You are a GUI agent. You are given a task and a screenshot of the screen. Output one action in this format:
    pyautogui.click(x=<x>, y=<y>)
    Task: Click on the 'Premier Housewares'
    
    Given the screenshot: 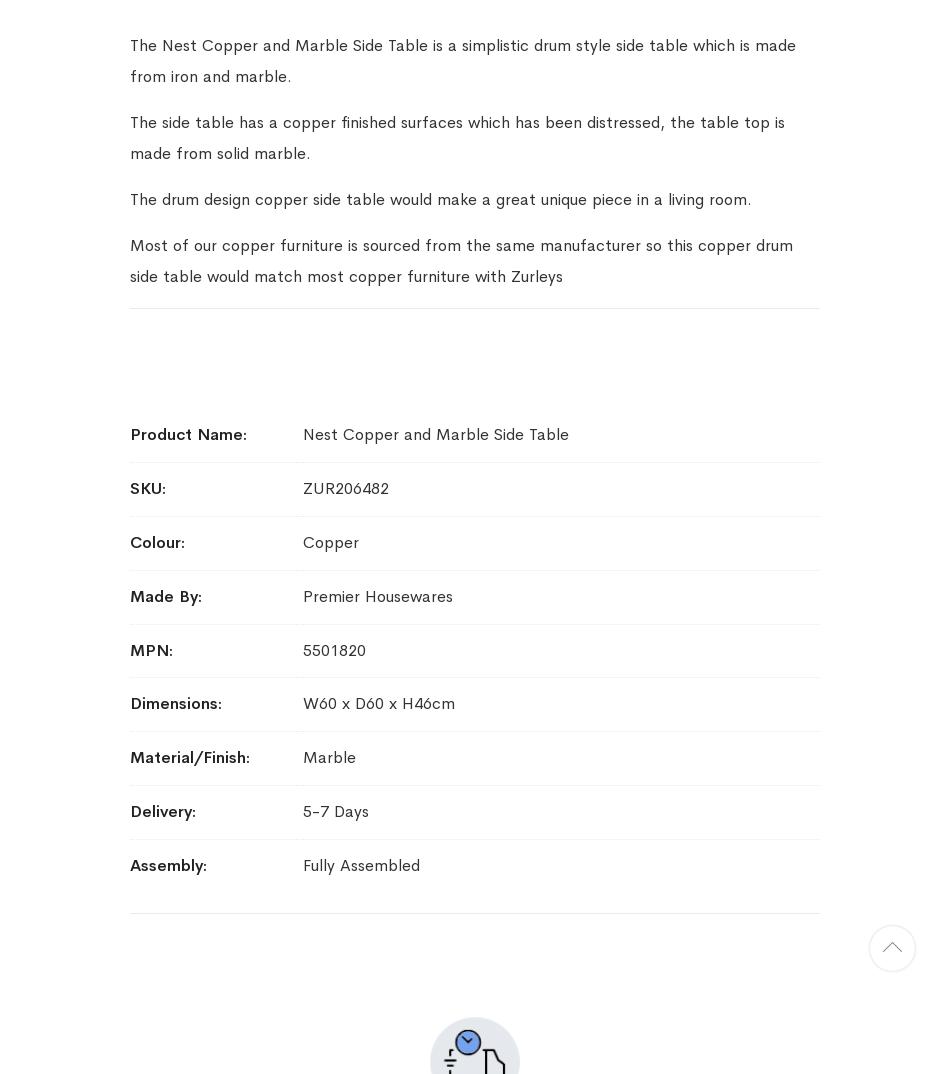 What is the action you would take?
    pyautogui.click(x=375, y=595)
    